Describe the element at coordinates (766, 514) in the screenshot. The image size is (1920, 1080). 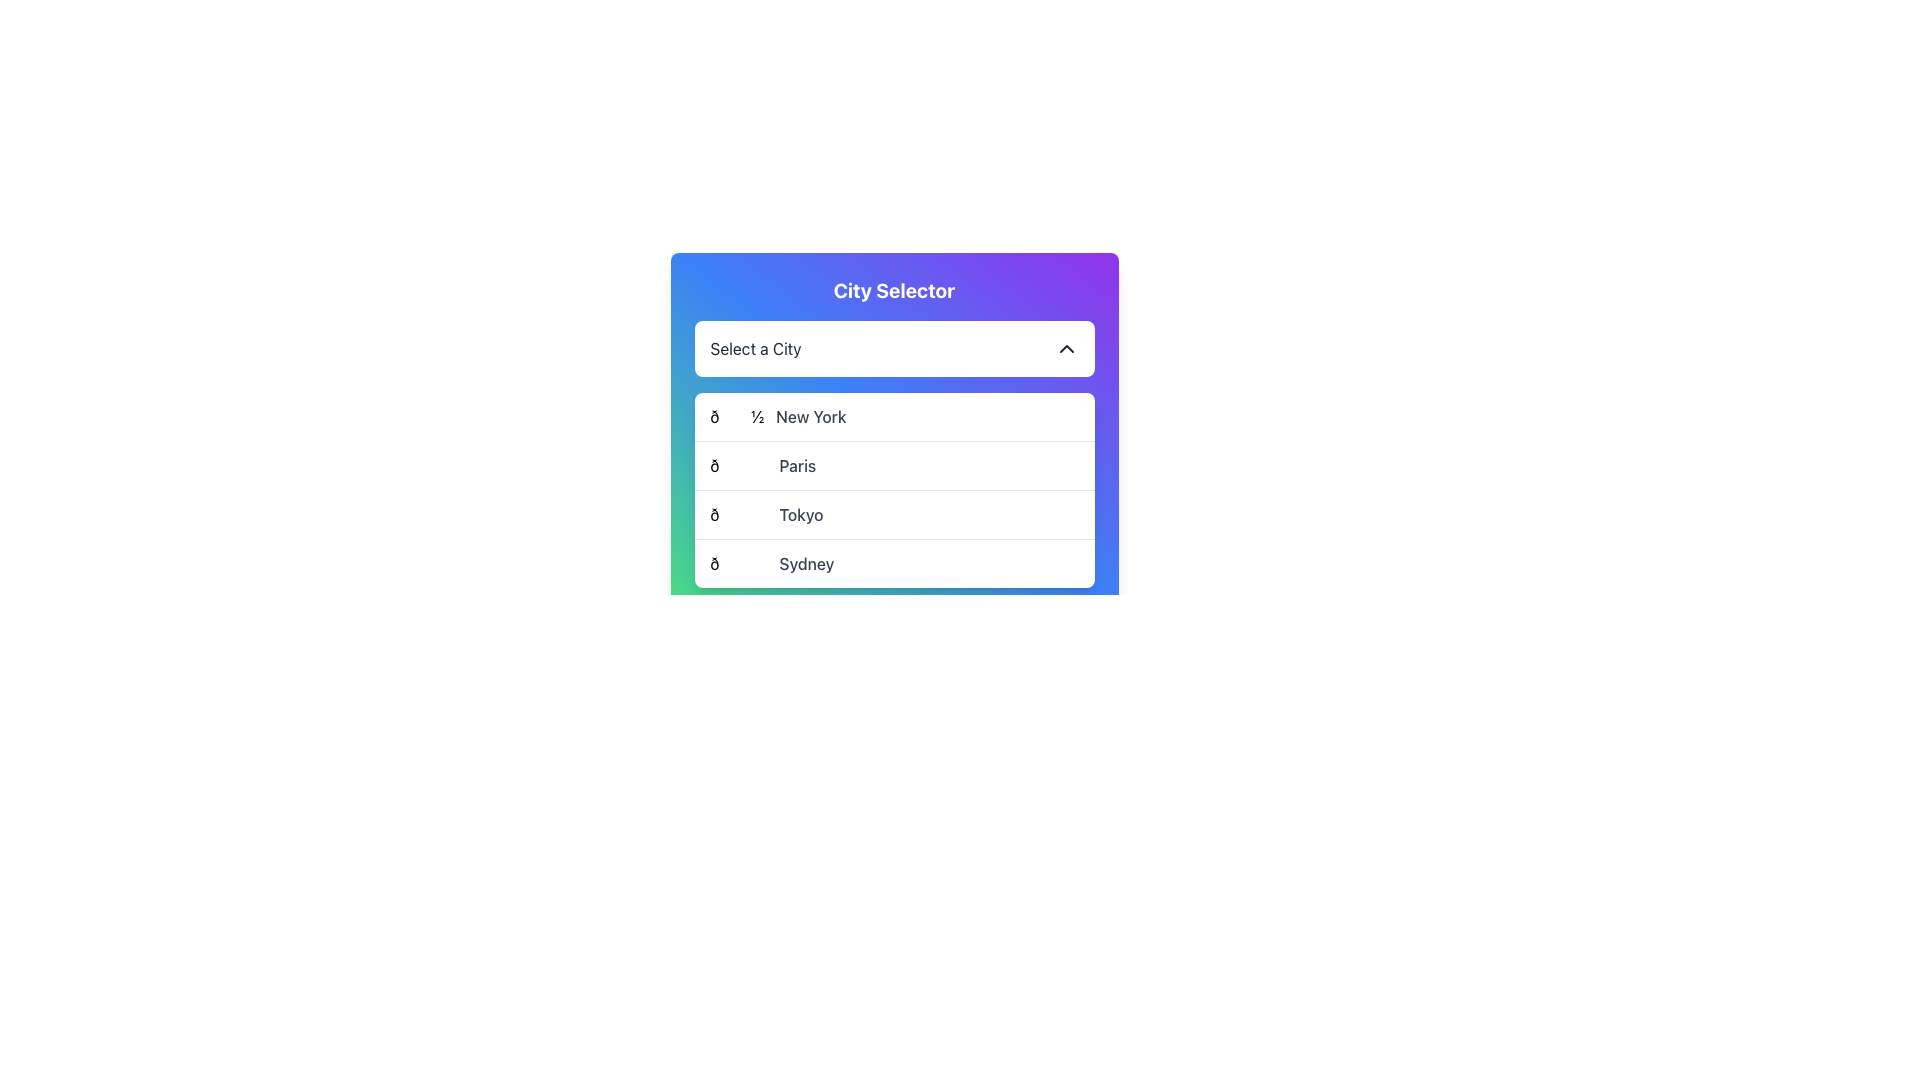
I see `the third item in the dropdown menu that allows the user to select 'Tokyo'` at that location.